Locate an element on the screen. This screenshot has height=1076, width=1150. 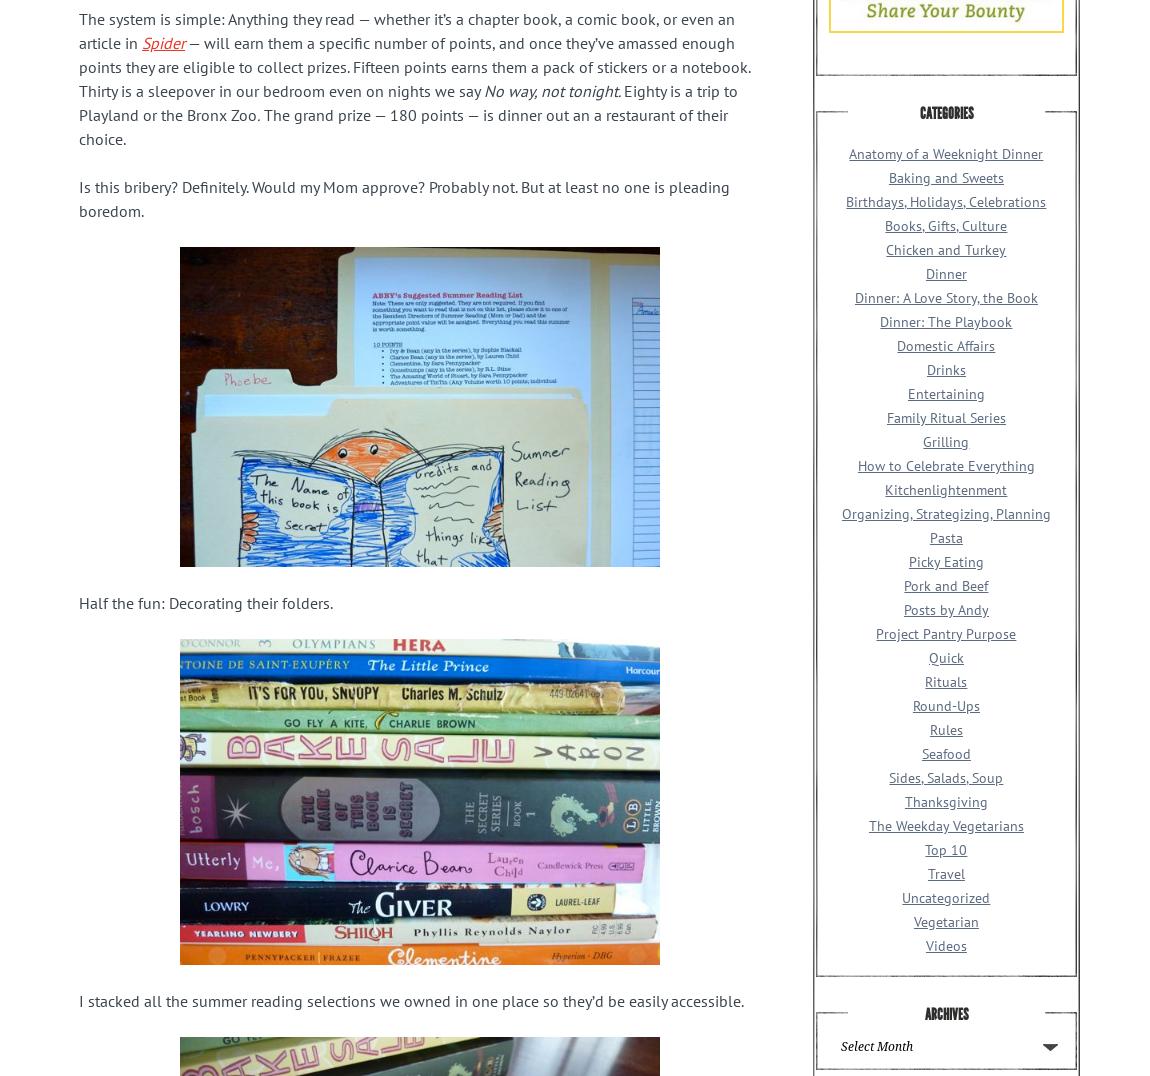
'Dinner' is located at coordinates (945, 272).